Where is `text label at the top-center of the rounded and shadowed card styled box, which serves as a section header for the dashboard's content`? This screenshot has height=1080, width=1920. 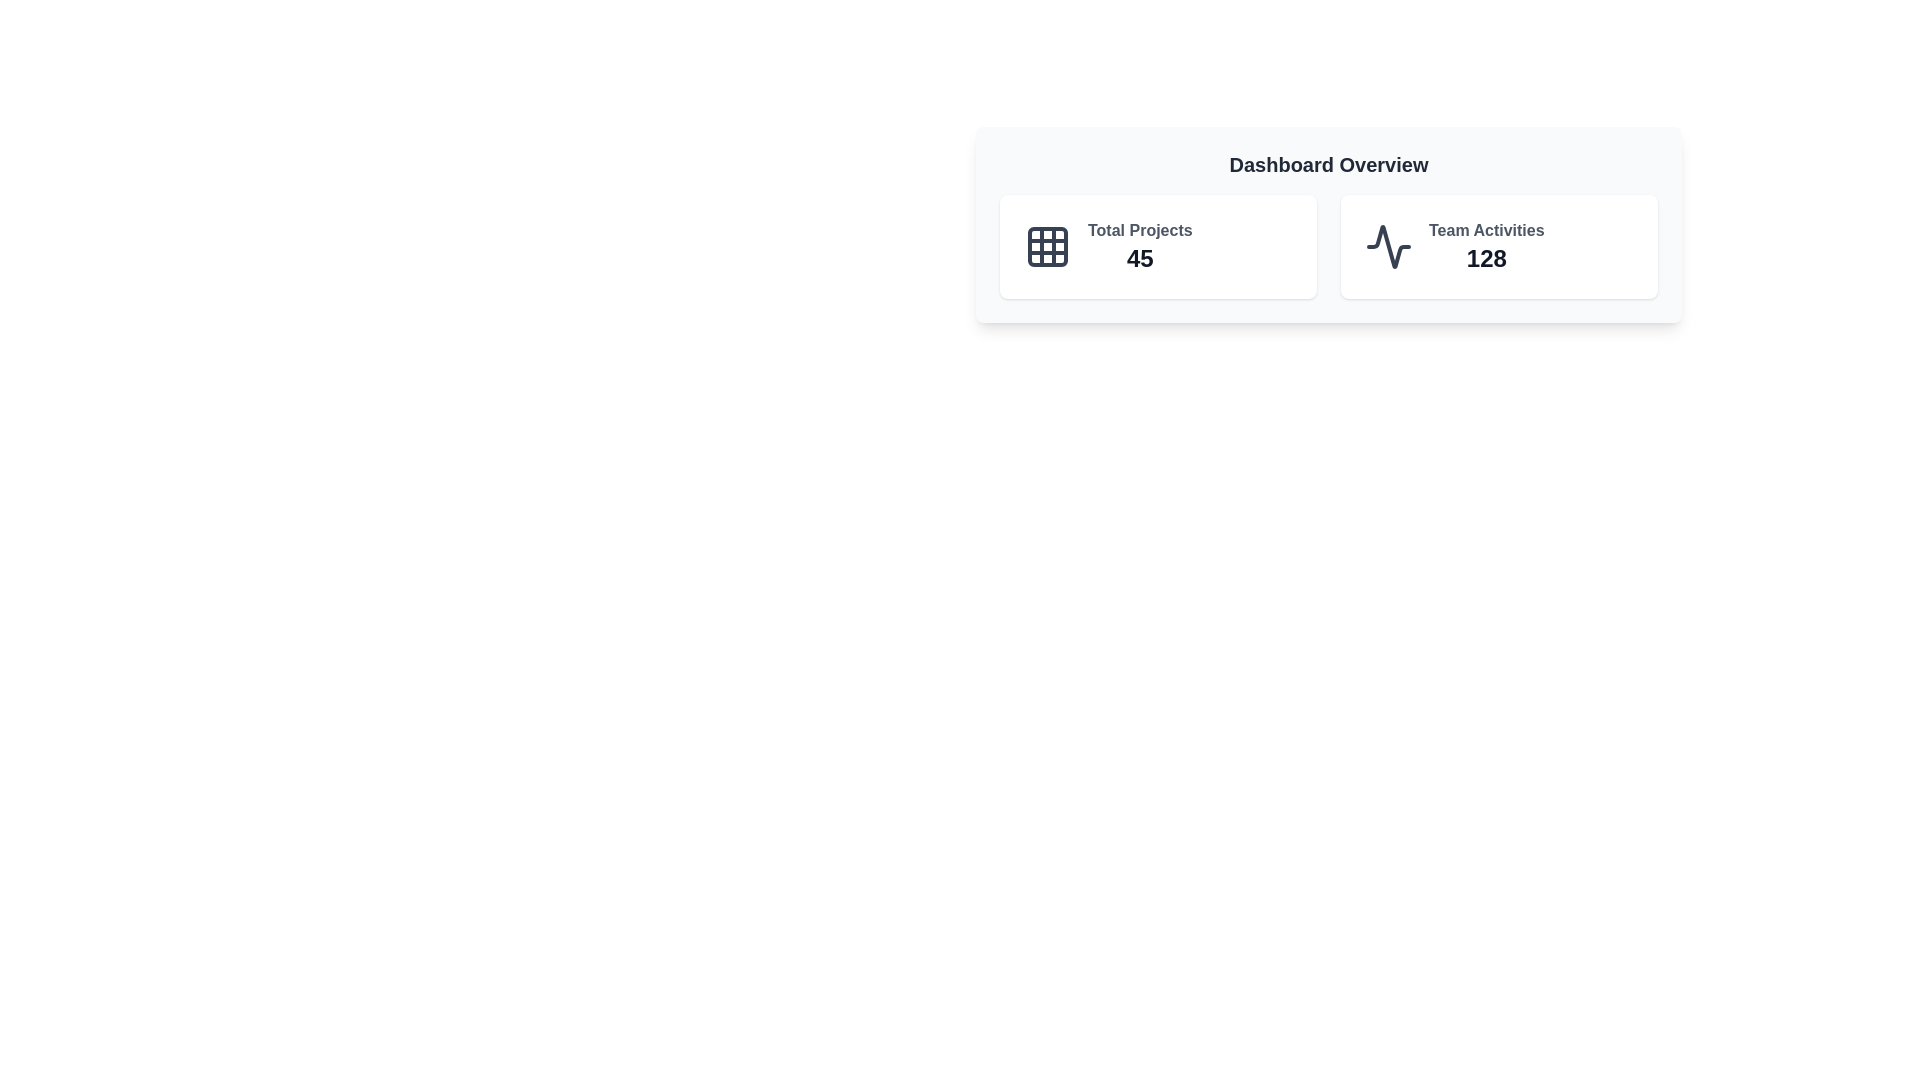
text label at the top-center of the rounded and shadowed card styled box, which serves as a section header for the dashboard's content is located at coordinates (1329, 164).